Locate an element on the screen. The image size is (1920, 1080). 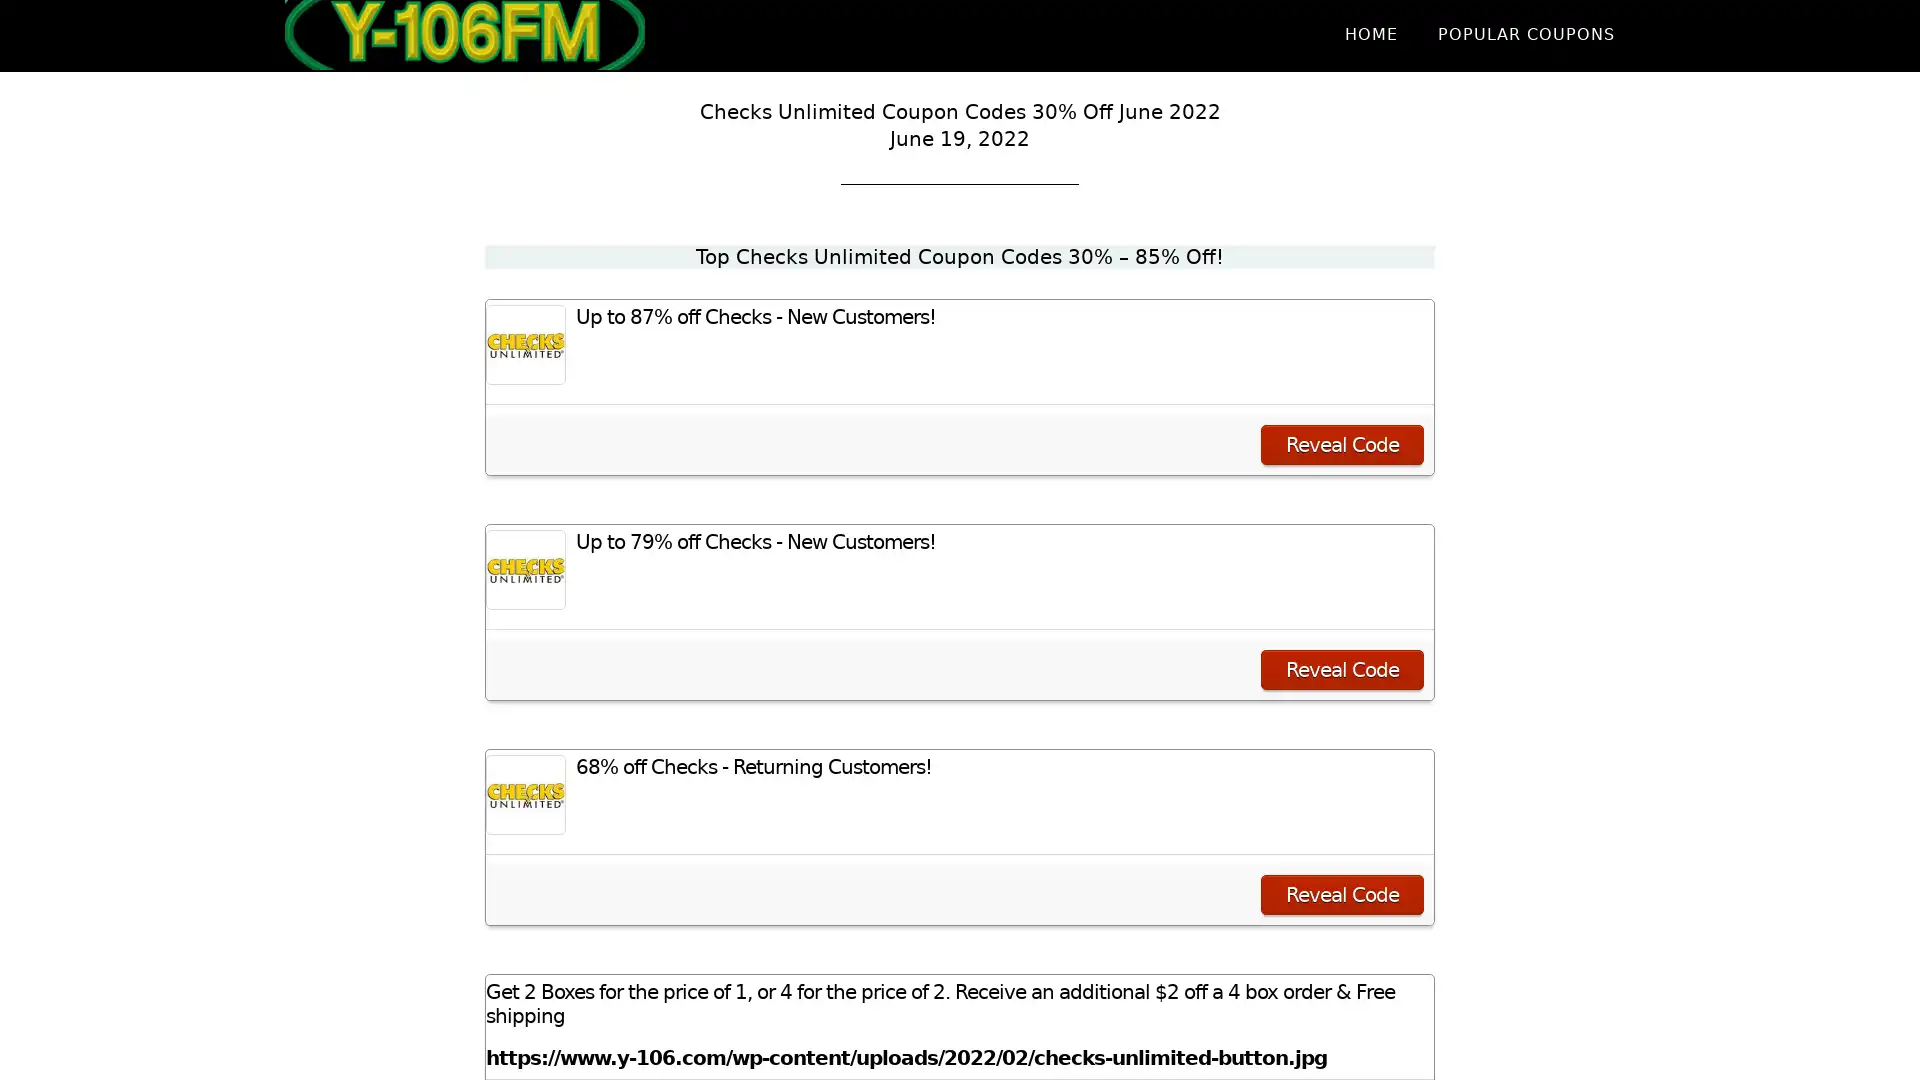
Reveal Code is located at coordinates (1342, 443).